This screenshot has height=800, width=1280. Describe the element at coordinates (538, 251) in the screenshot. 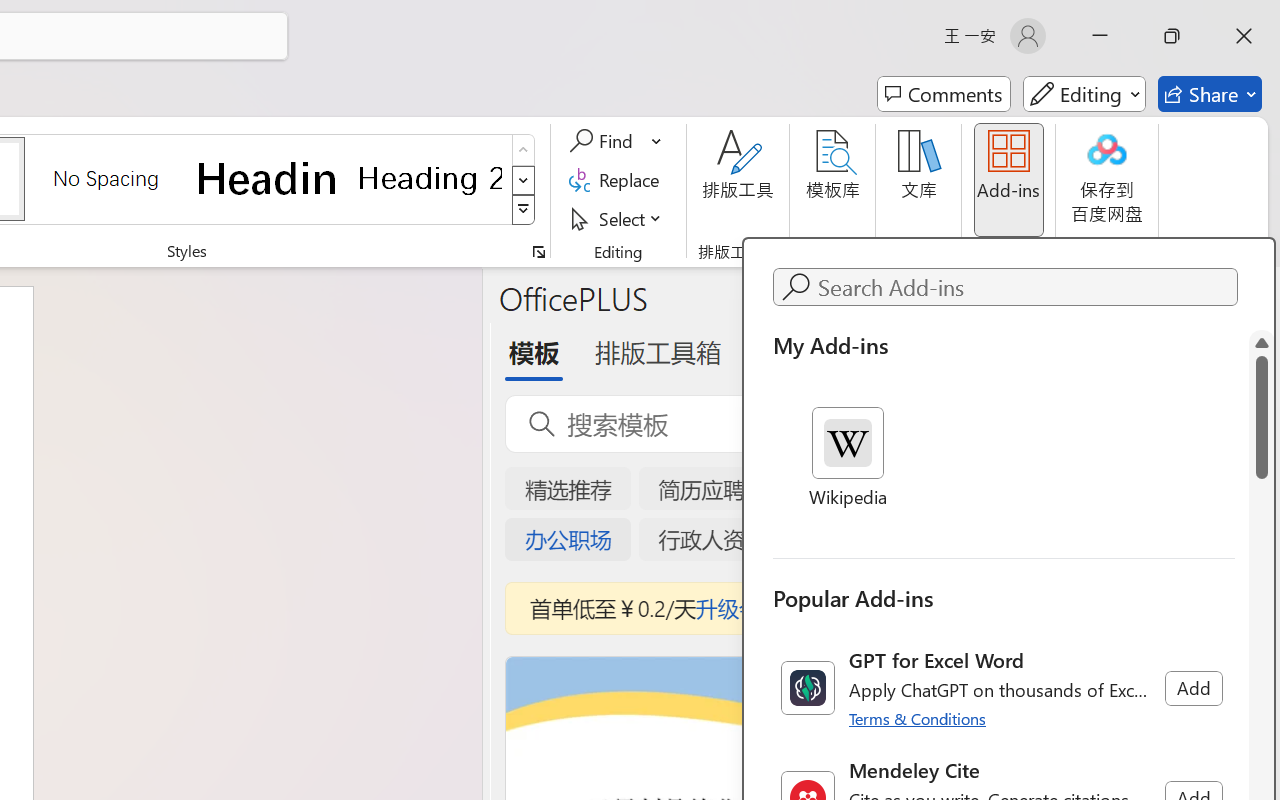

I see `'Styles...'` at that location.